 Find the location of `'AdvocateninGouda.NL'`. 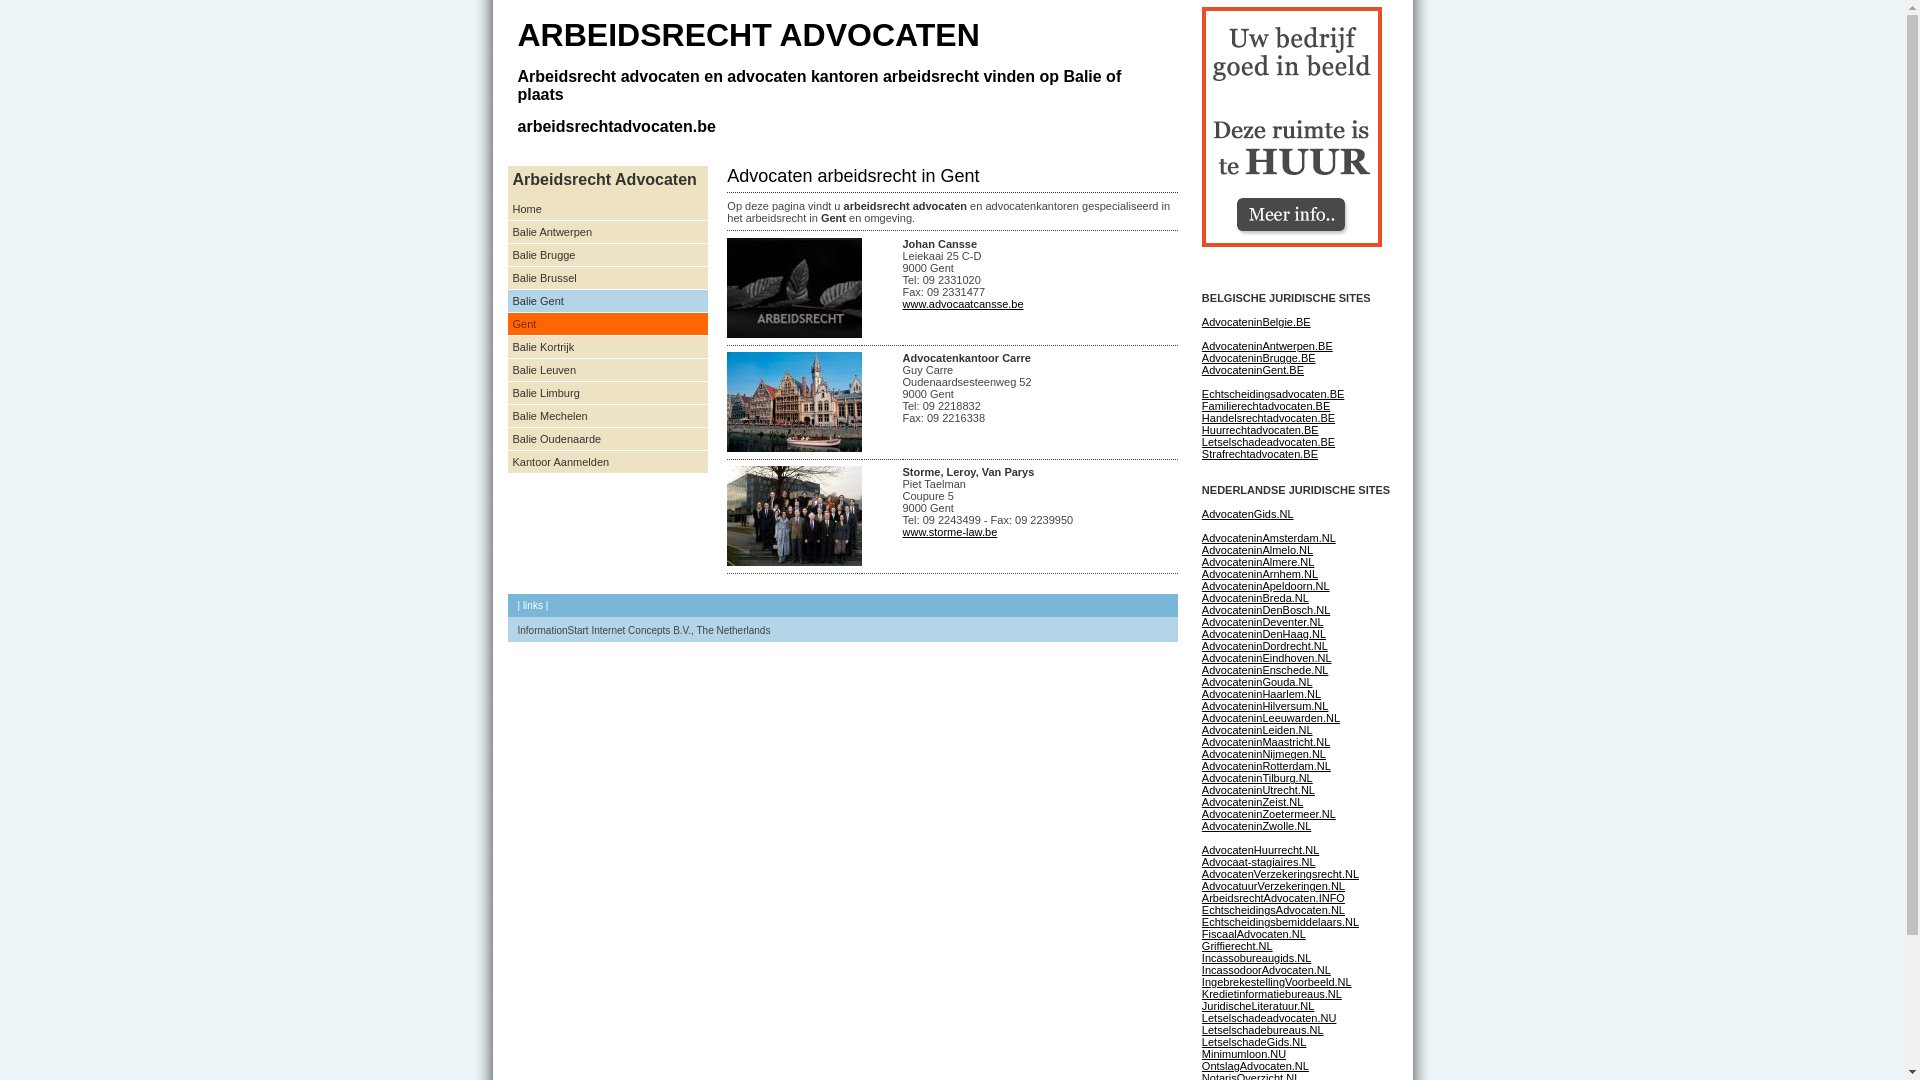

'AdvocateninGouda.NL' is located at coordinates (1256, 681).